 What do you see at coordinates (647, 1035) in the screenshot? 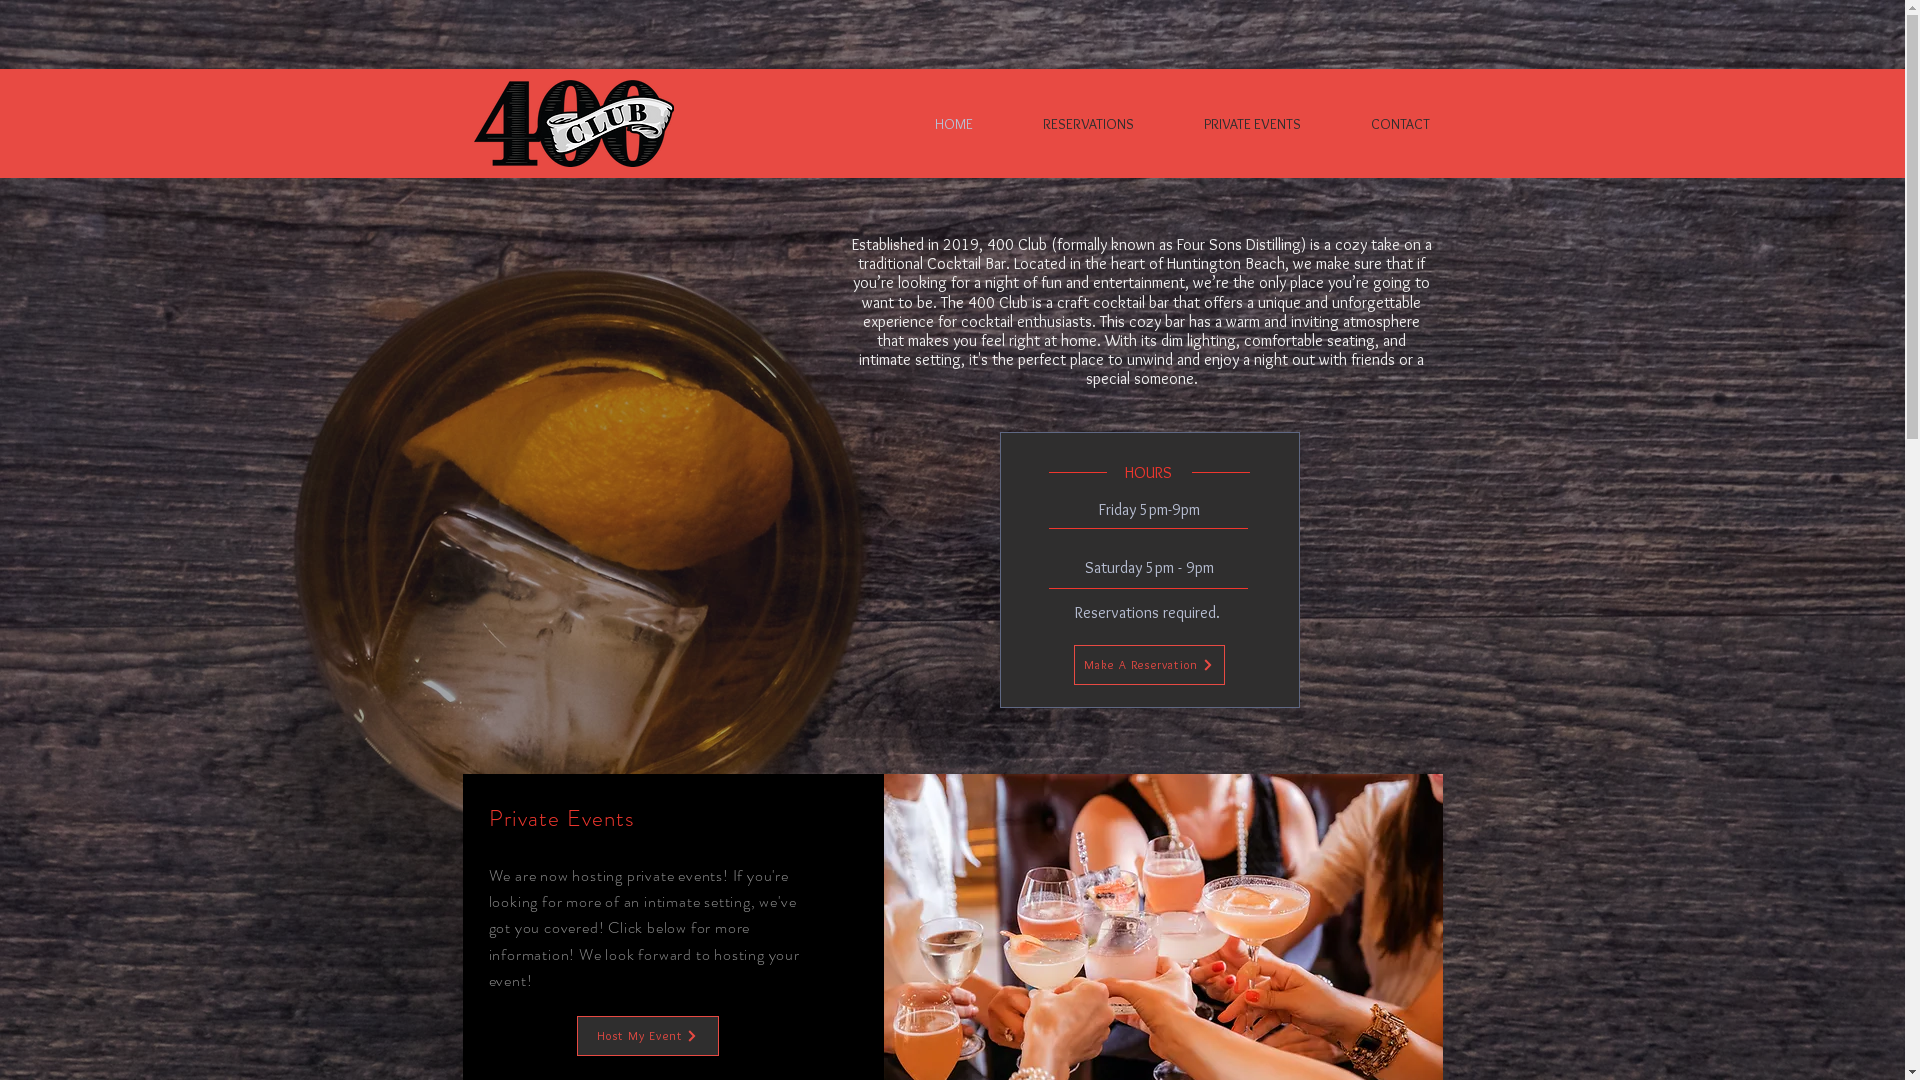
I see `'Host My Event'` at bounding box center [647, 1035].